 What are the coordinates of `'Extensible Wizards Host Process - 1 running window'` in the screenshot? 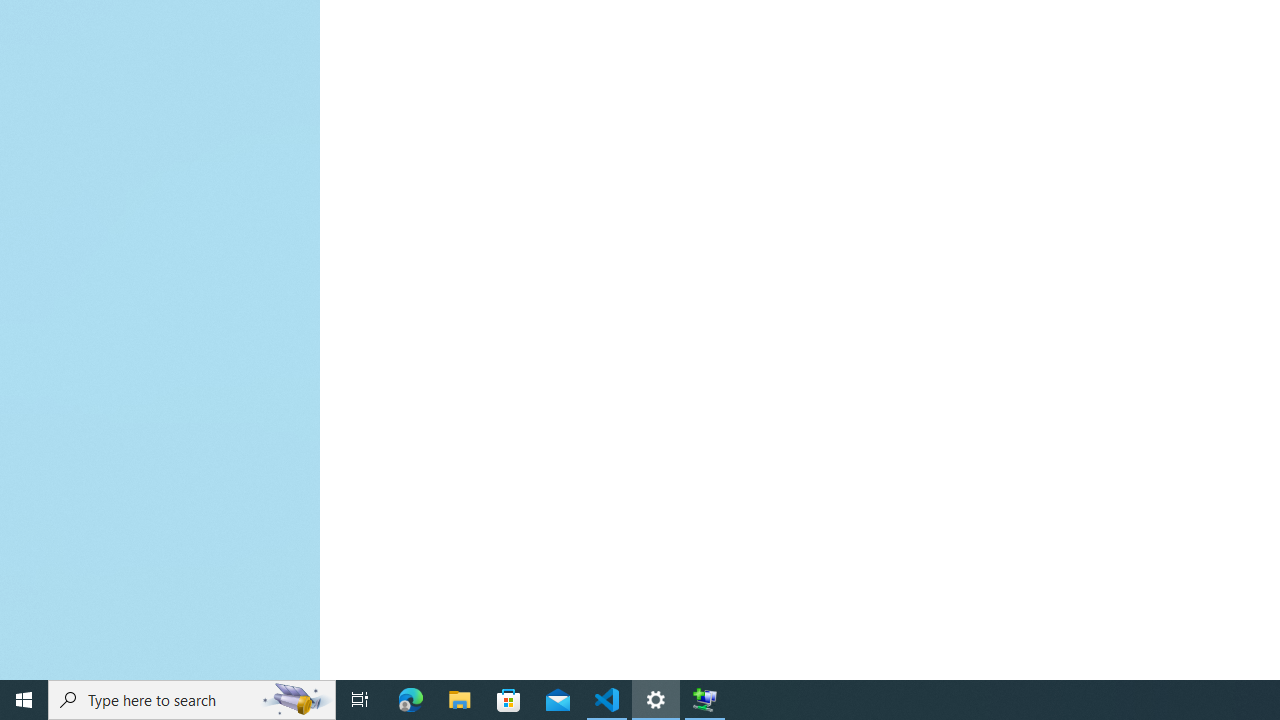 It's located at (705, 698).